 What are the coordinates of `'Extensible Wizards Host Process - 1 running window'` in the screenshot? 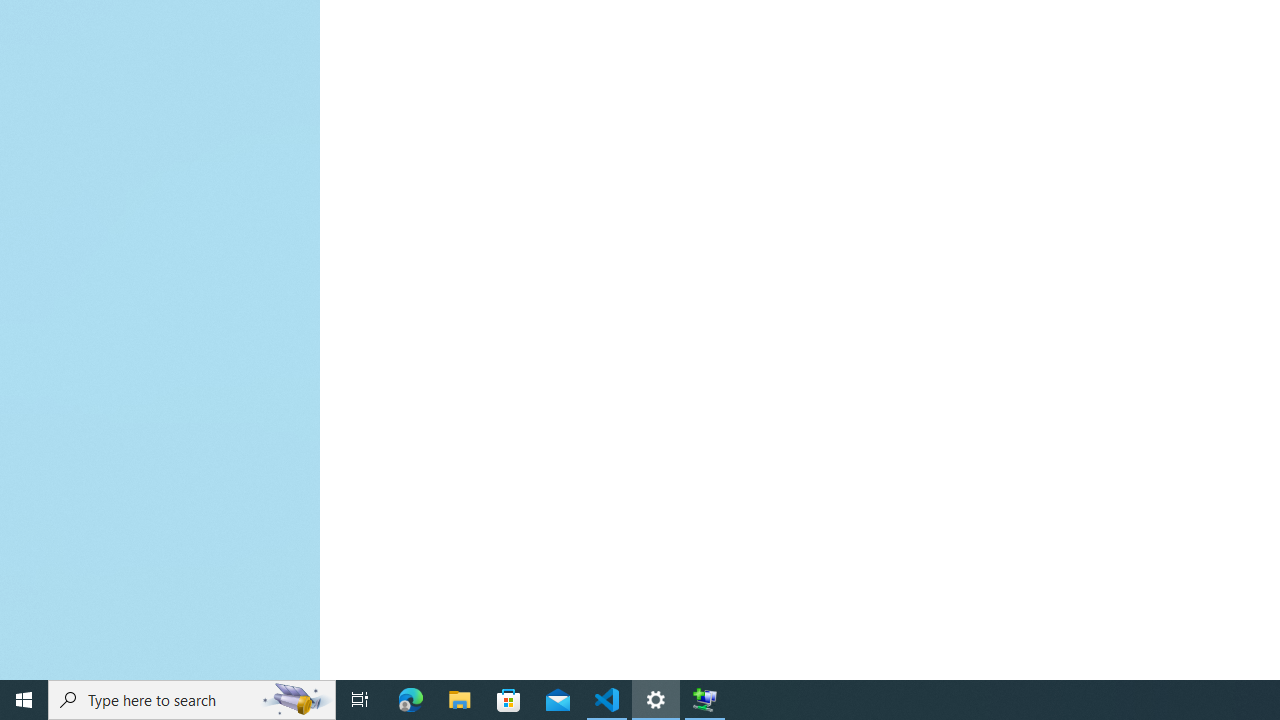 It's located at (705, 698).